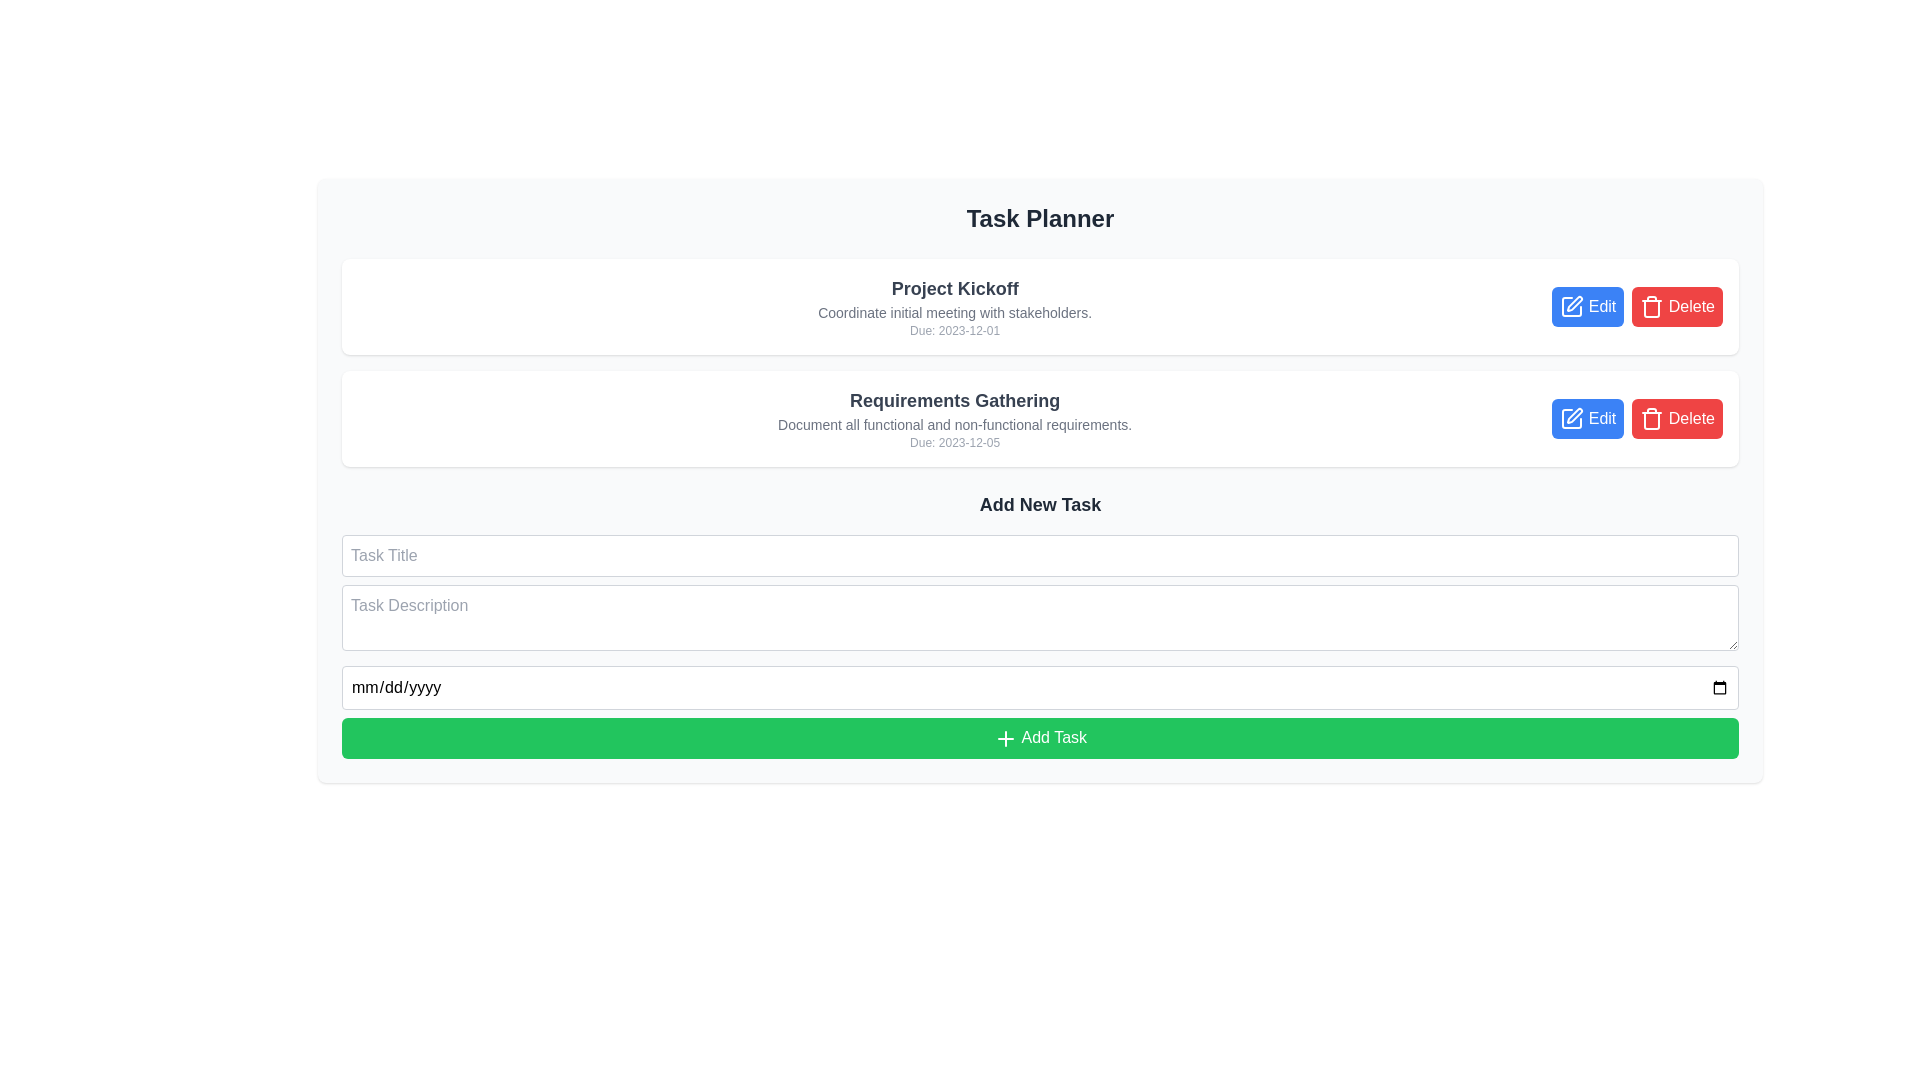 This screenshot has height=1080, width=1920. I want to click on the blue 'Edit' button with a pencil icon to initiate the edit functionality, so click(1587, 416).